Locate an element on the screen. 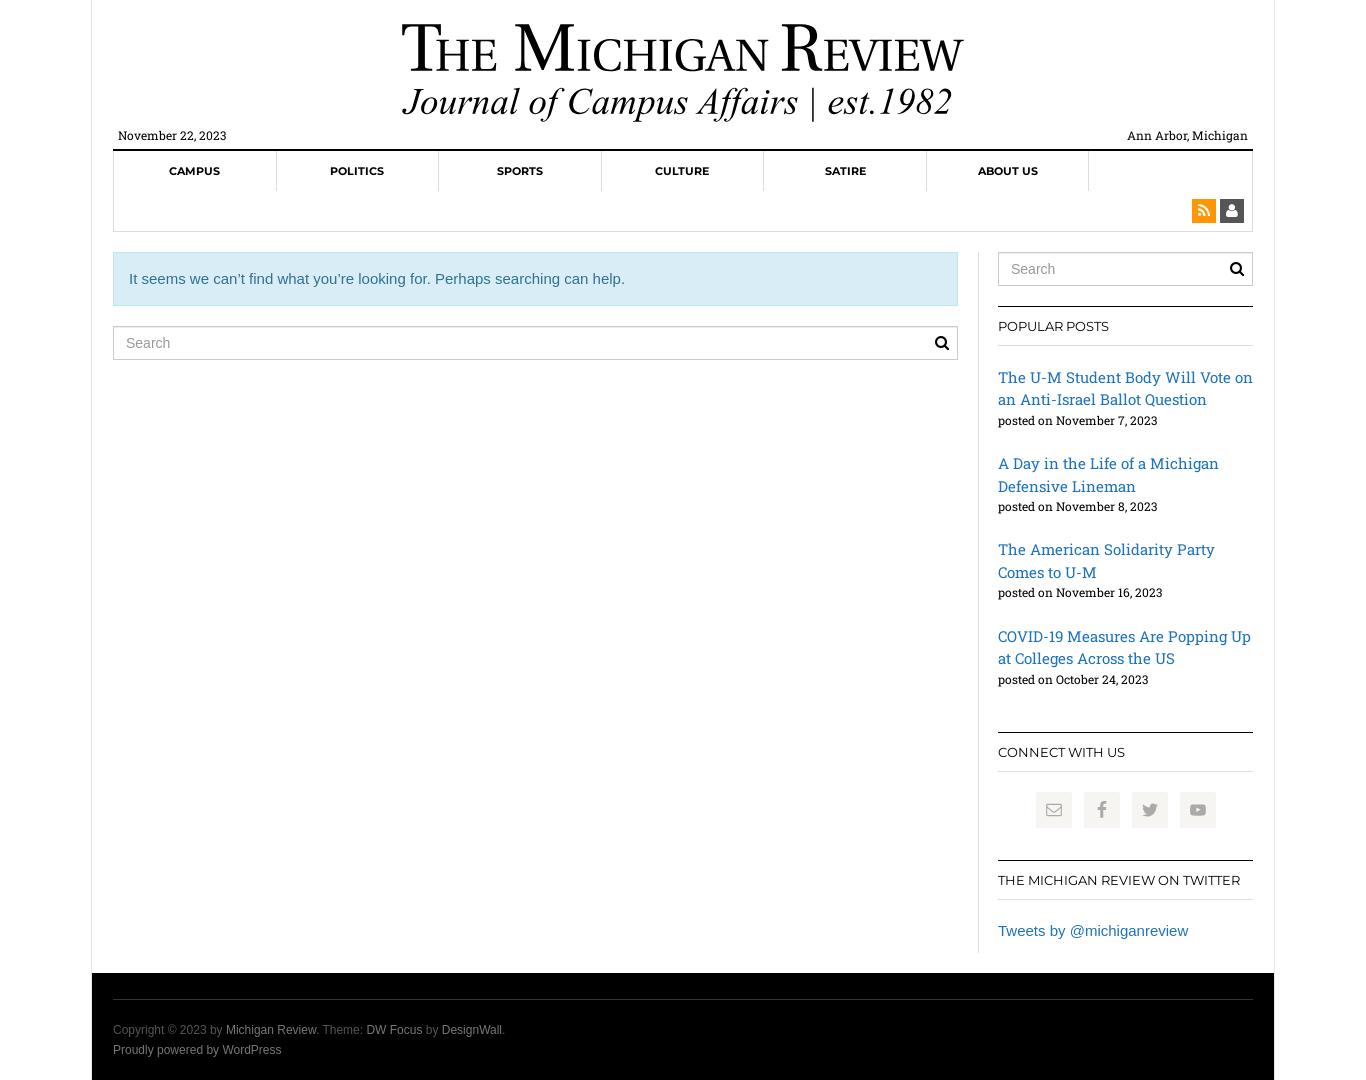 The width and height of the screenshot is (1366, 1080). 'Satire' is located at coordinates (843, 168).